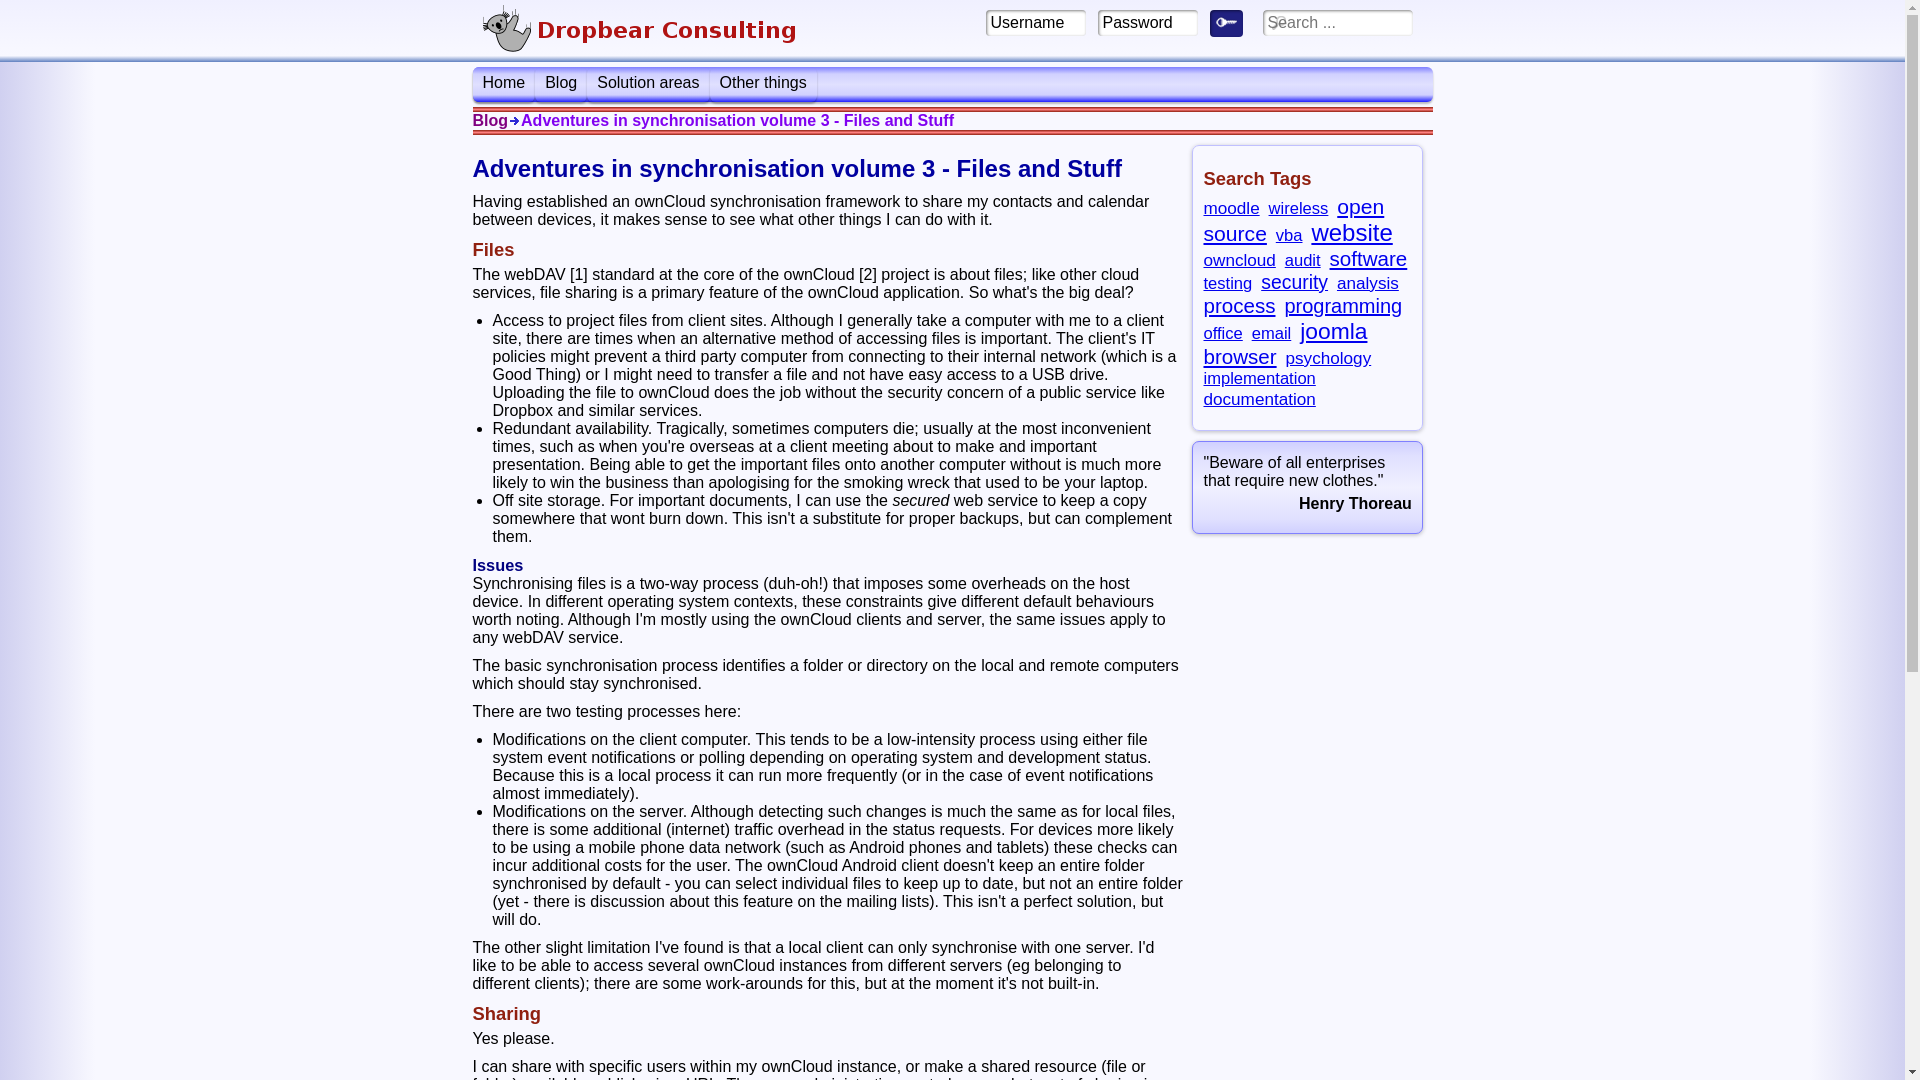 This screenshot has width=1920, height=1080. Describe the element at coordinates (1302, 259) in the screenshot. I see `'audit'` at that location.